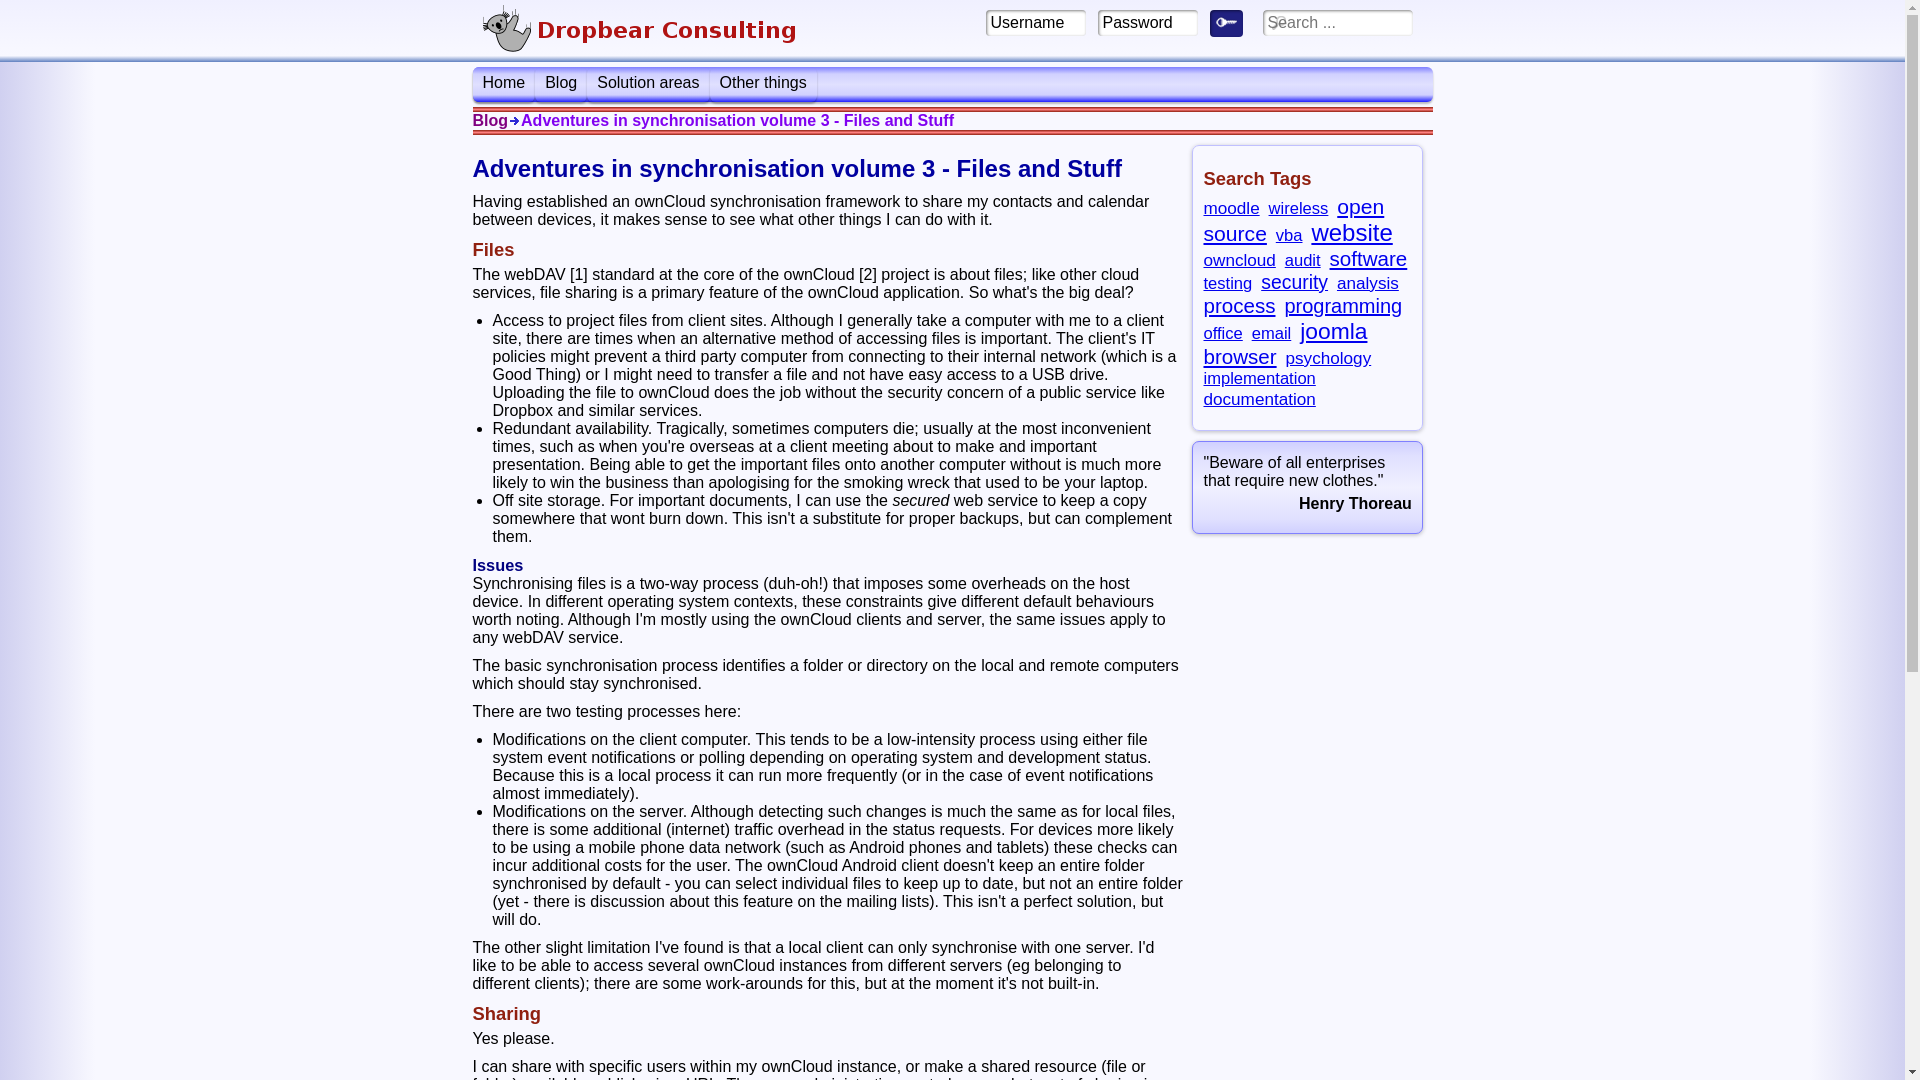 This screenshot has width=1920, height=1080. Describe the element at coordinates (1302, 259) in the screenshot. I see `'audit'` at that location.